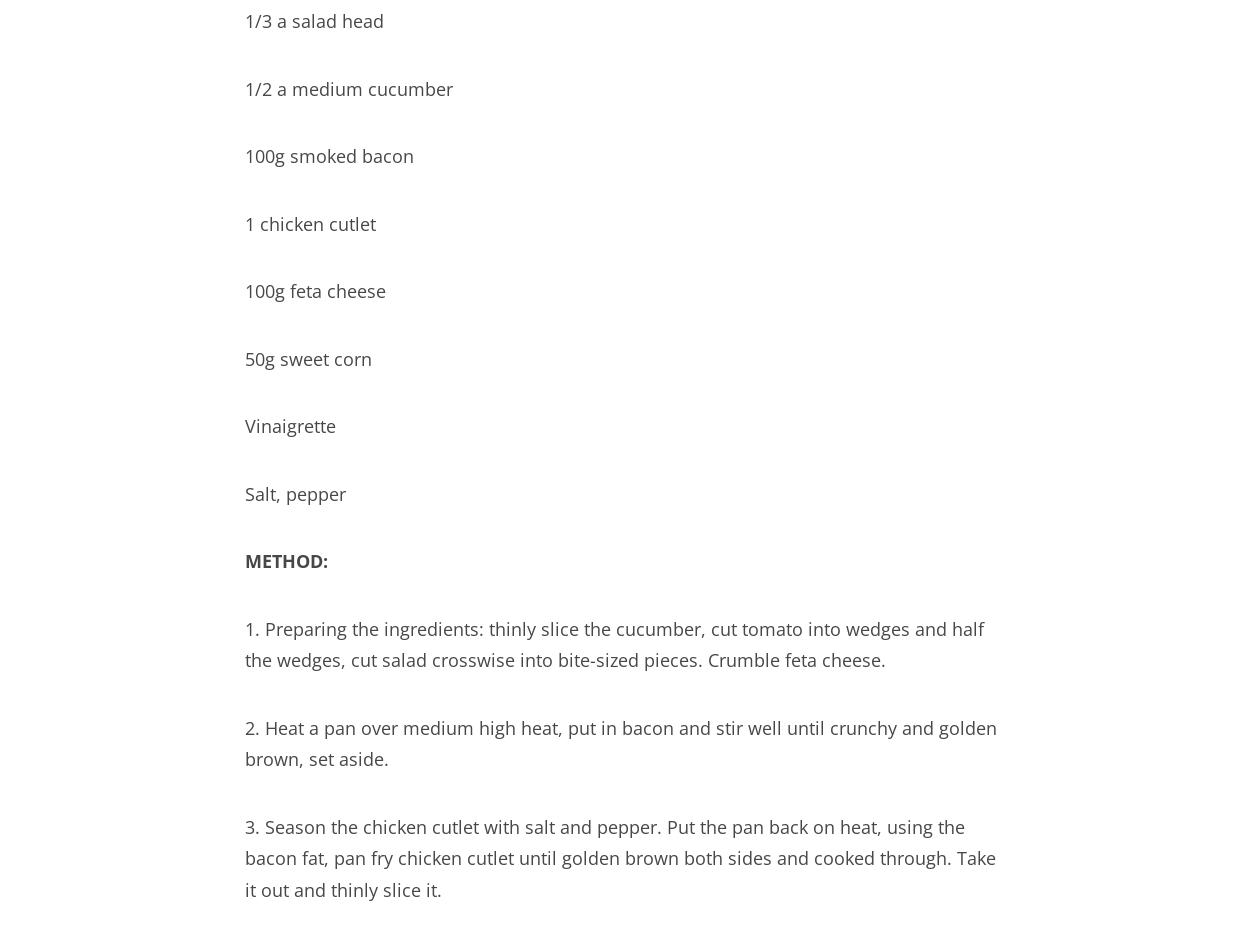 The width and height of the screenshot is (1250, 942). Describe the element at coordinates (620, 741) in the screenshot. I see `'2. Heat a pan over medium high heat, put in bacon and stir well until crunchy and golden brown, set aside.'` at that location.